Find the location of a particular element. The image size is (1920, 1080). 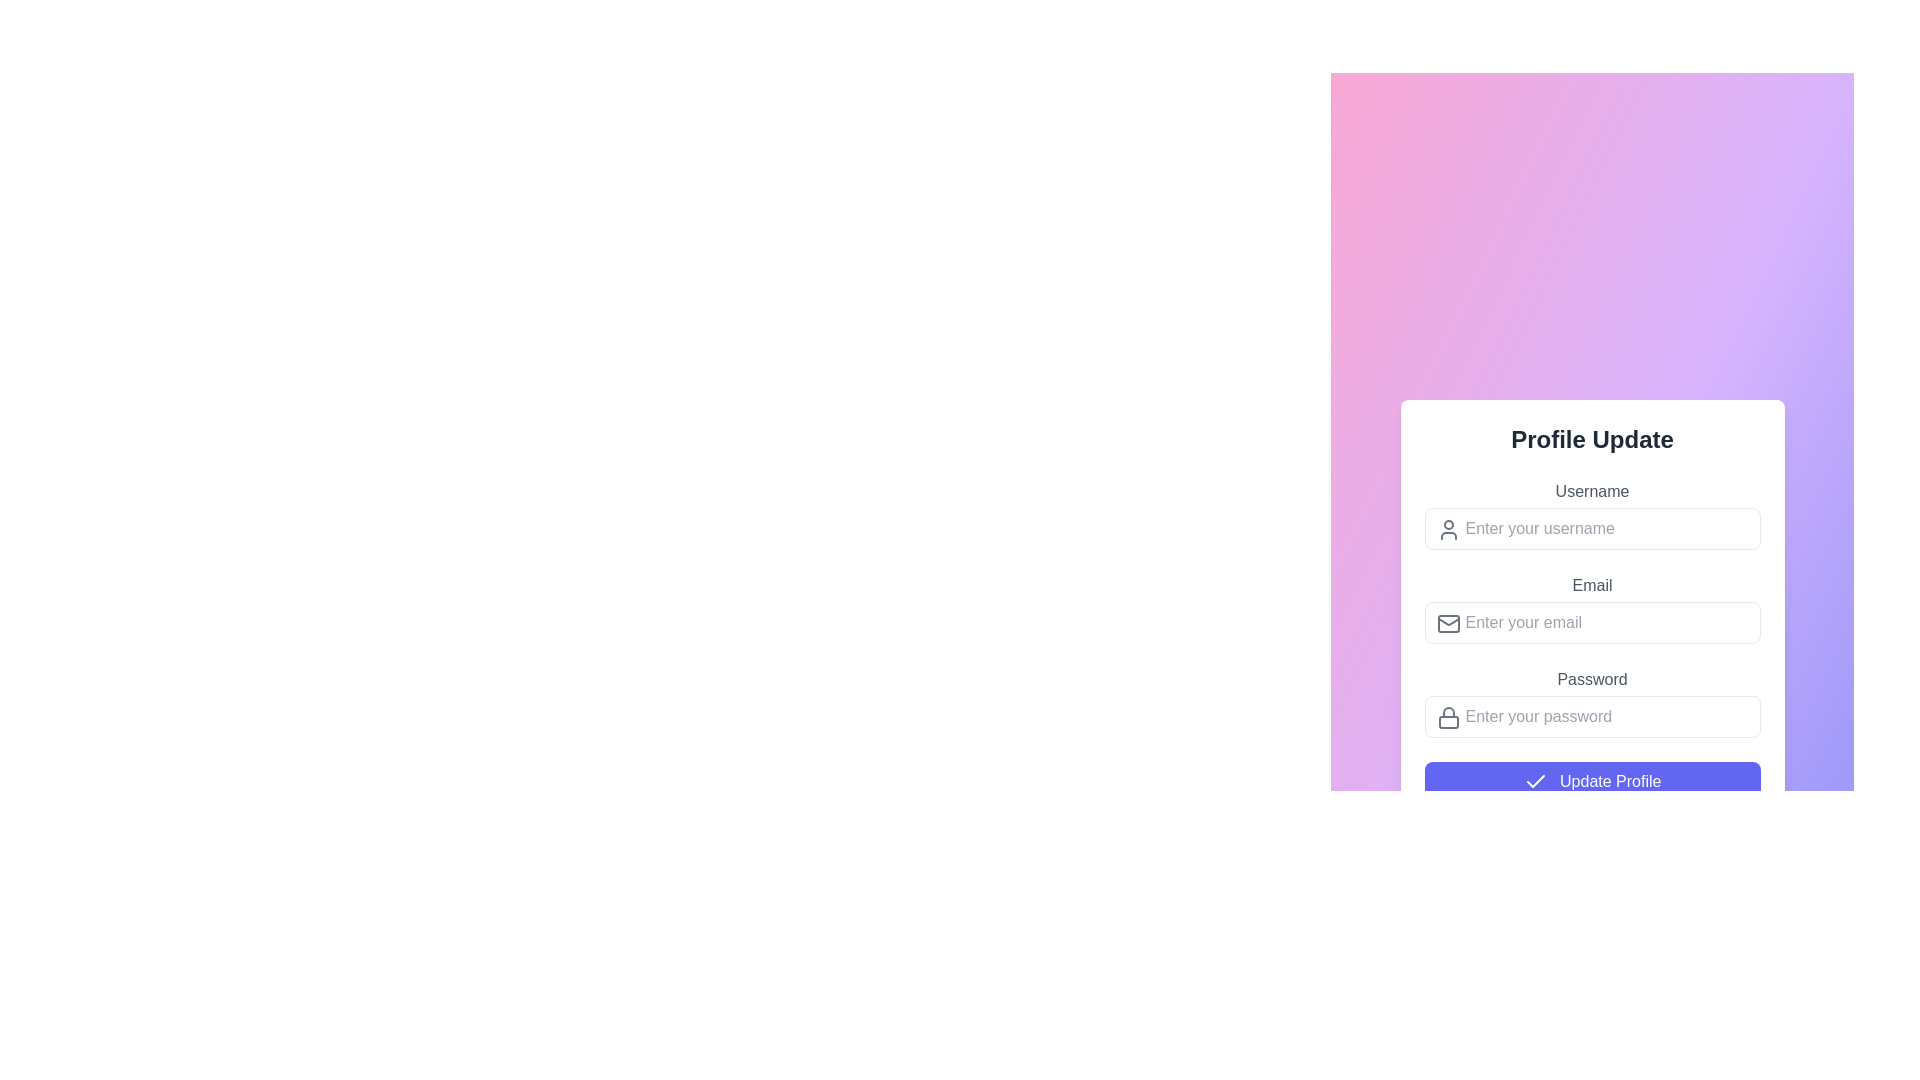

the rectangular portion of the SVG mail icon, which is adjacent to the email input field and slightly above the text 'Enter your email' is located at coordinates (1448, 622).